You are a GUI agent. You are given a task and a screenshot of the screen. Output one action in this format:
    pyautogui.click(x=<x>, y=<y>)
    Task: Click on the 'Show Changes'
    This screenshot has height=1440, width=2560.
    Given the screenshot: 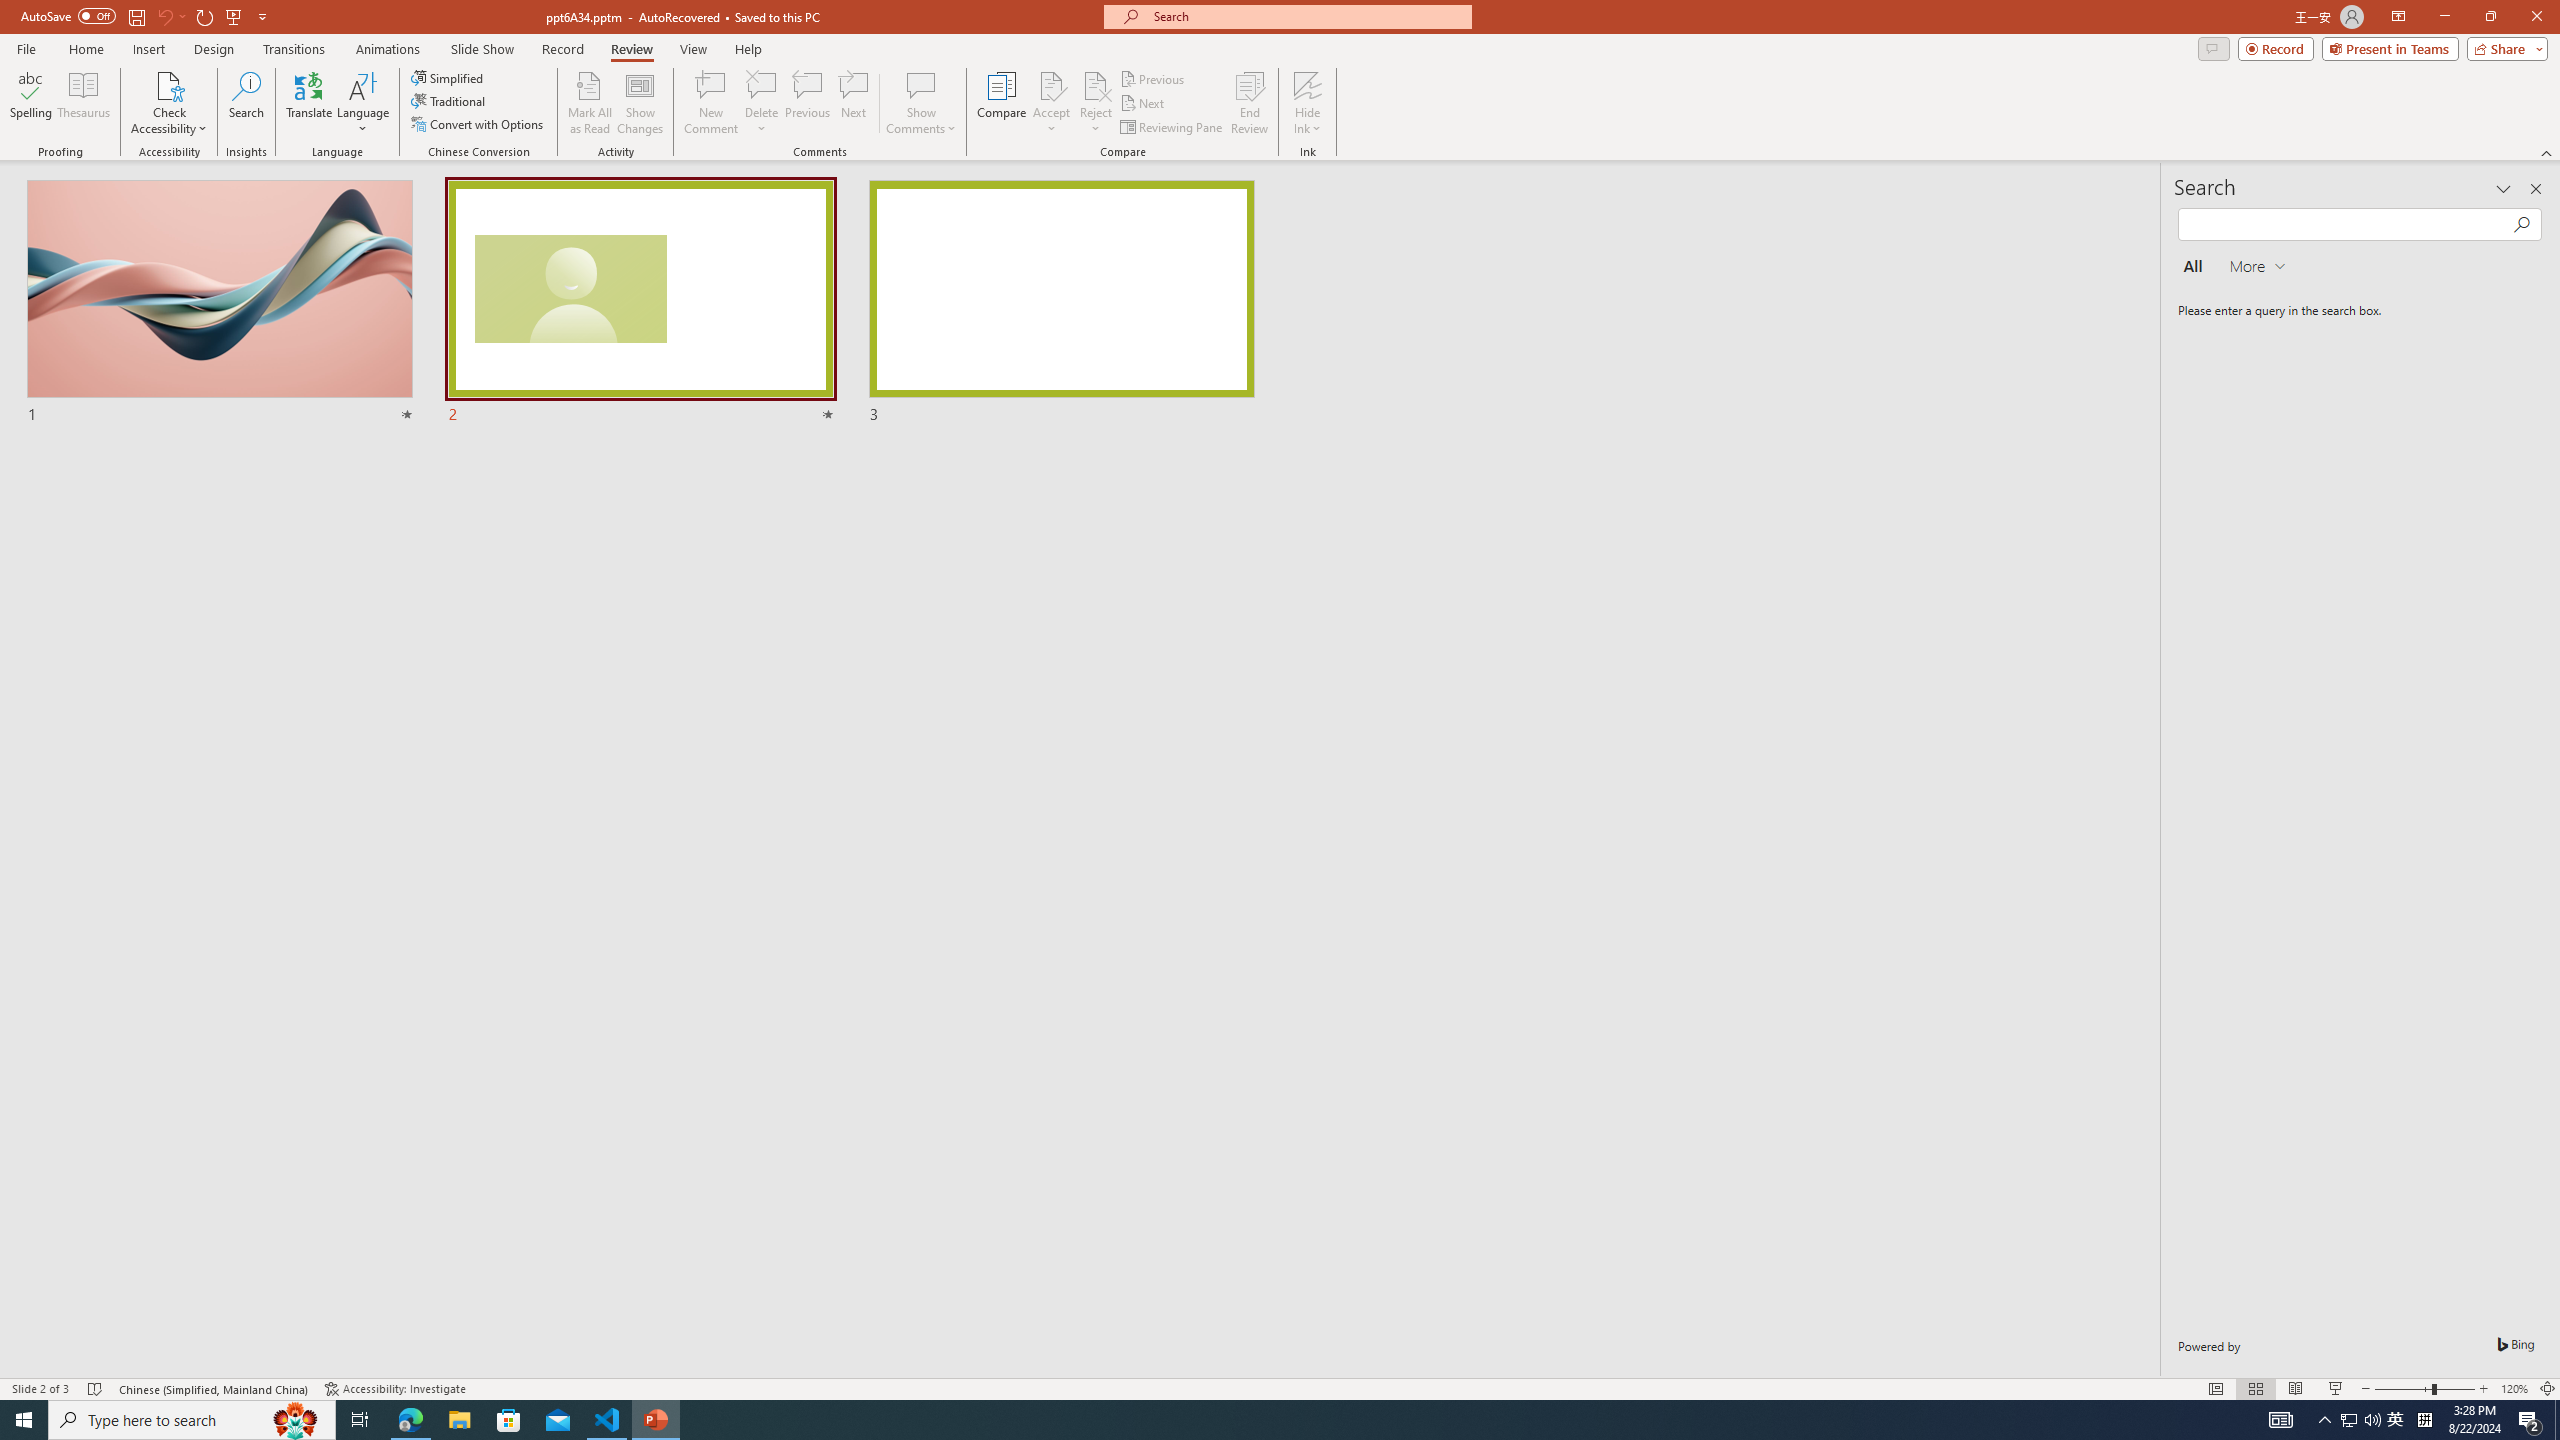 What is the action you would take?
    pyautogui.click(x=640, y=103)
    